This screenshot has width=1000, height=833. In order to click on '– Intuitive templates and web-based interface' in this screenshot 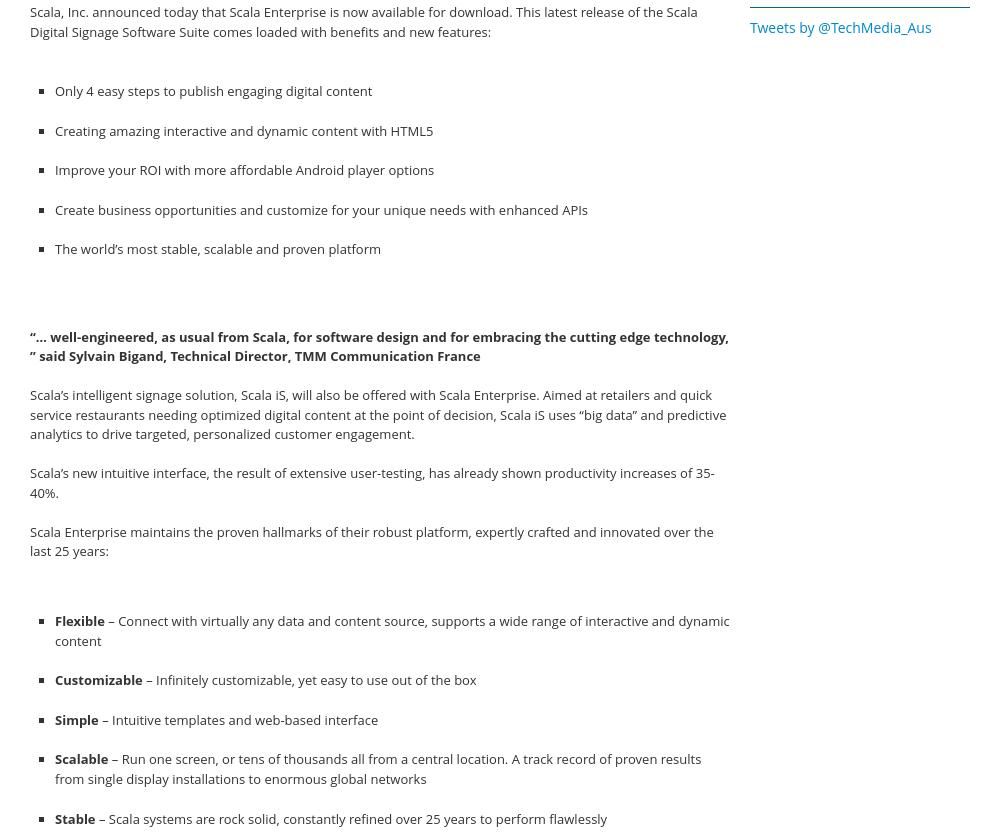, I will do `click(237, 718)`.